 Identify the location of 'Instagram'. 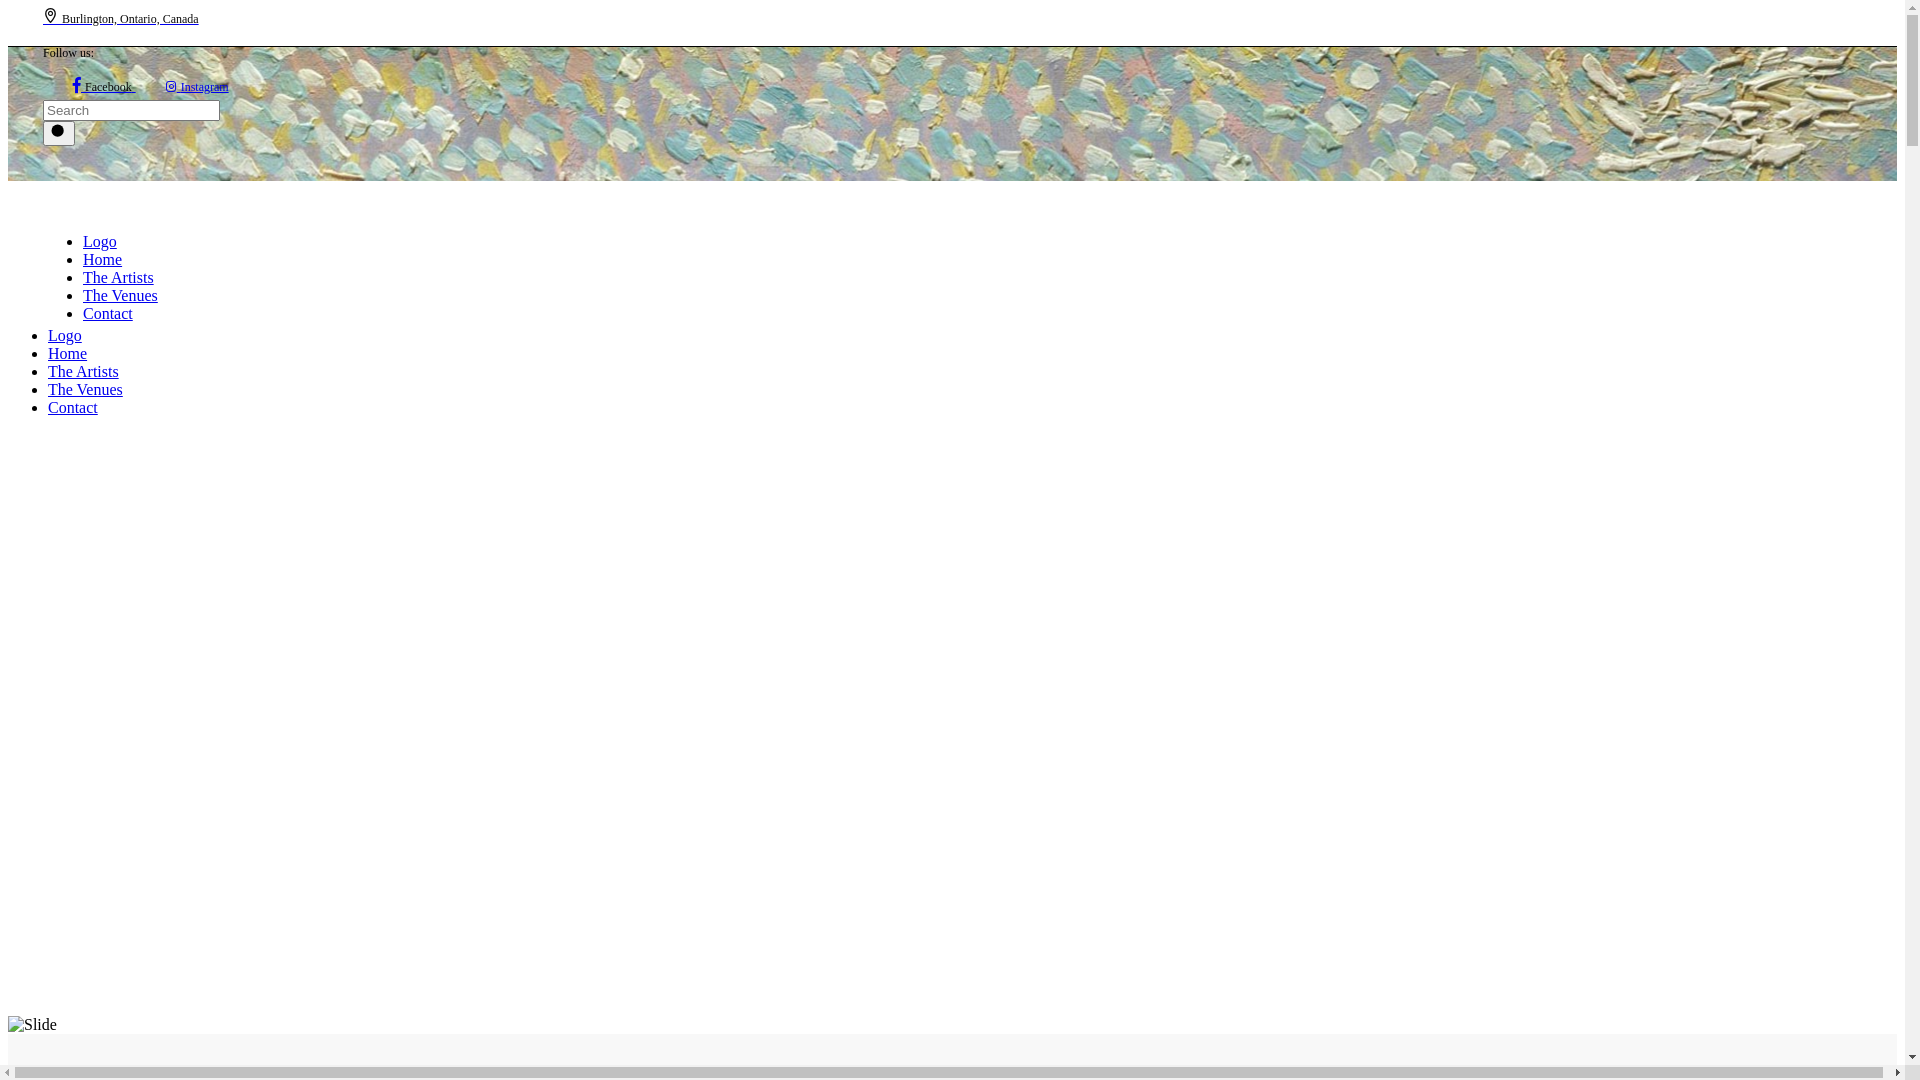
(197, 84).